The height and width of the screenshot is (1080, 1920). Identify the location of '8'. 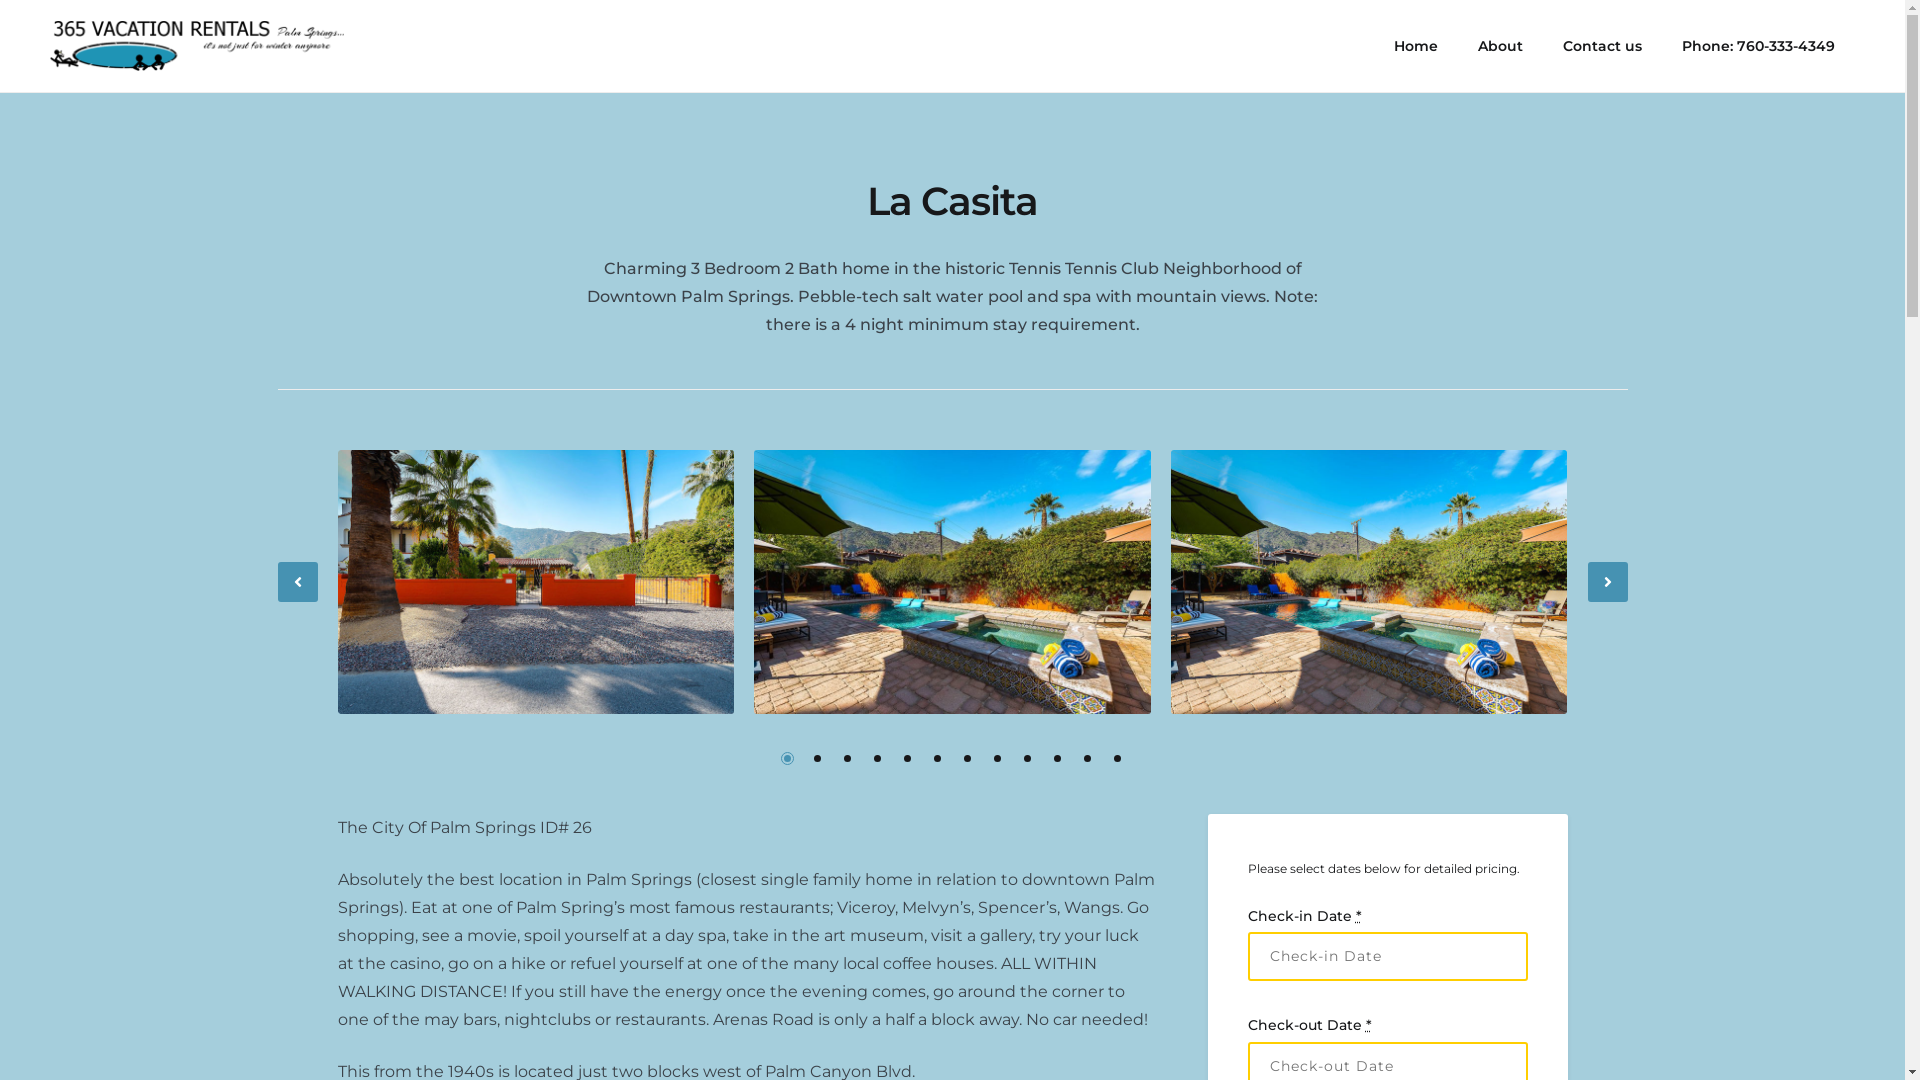
(993, 758).